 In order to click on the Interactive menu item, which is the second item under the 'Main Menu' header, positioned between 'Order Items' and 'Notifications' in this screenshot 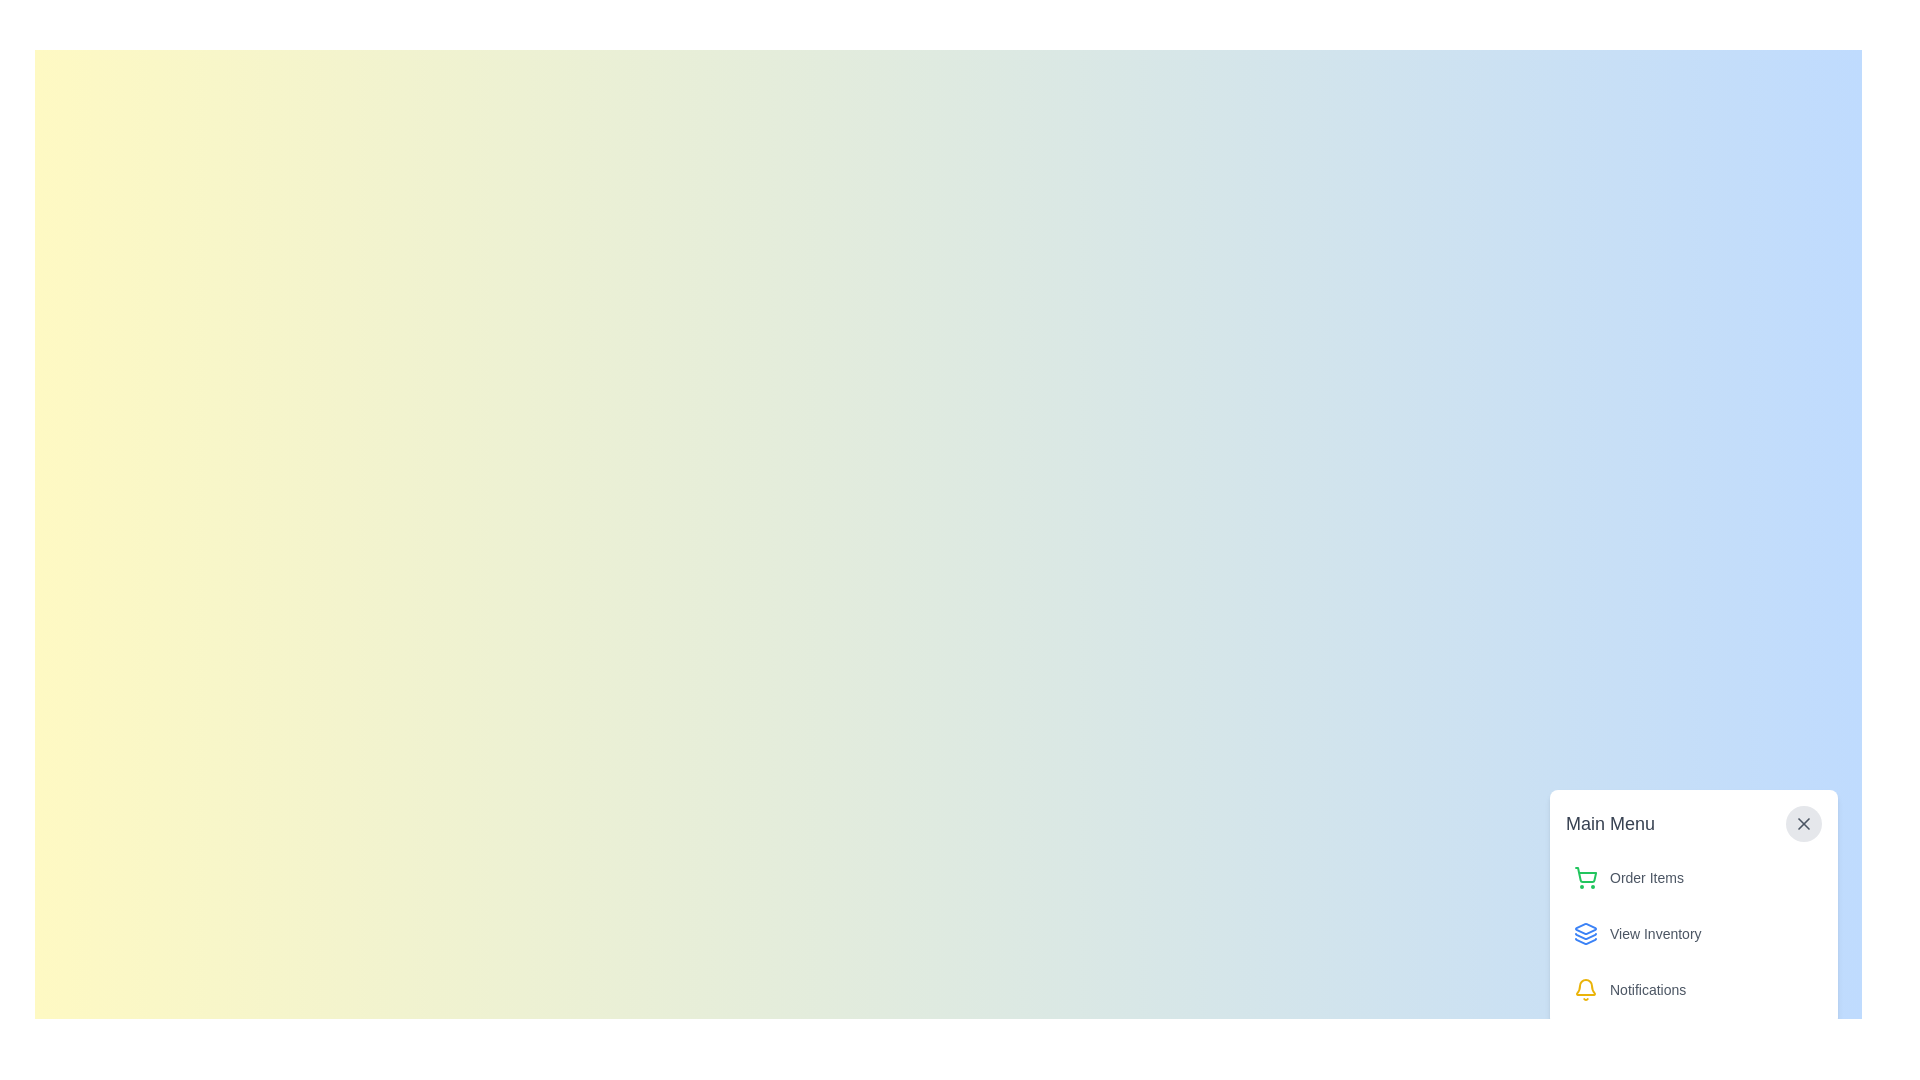, I will do `click(1693, 933)`.